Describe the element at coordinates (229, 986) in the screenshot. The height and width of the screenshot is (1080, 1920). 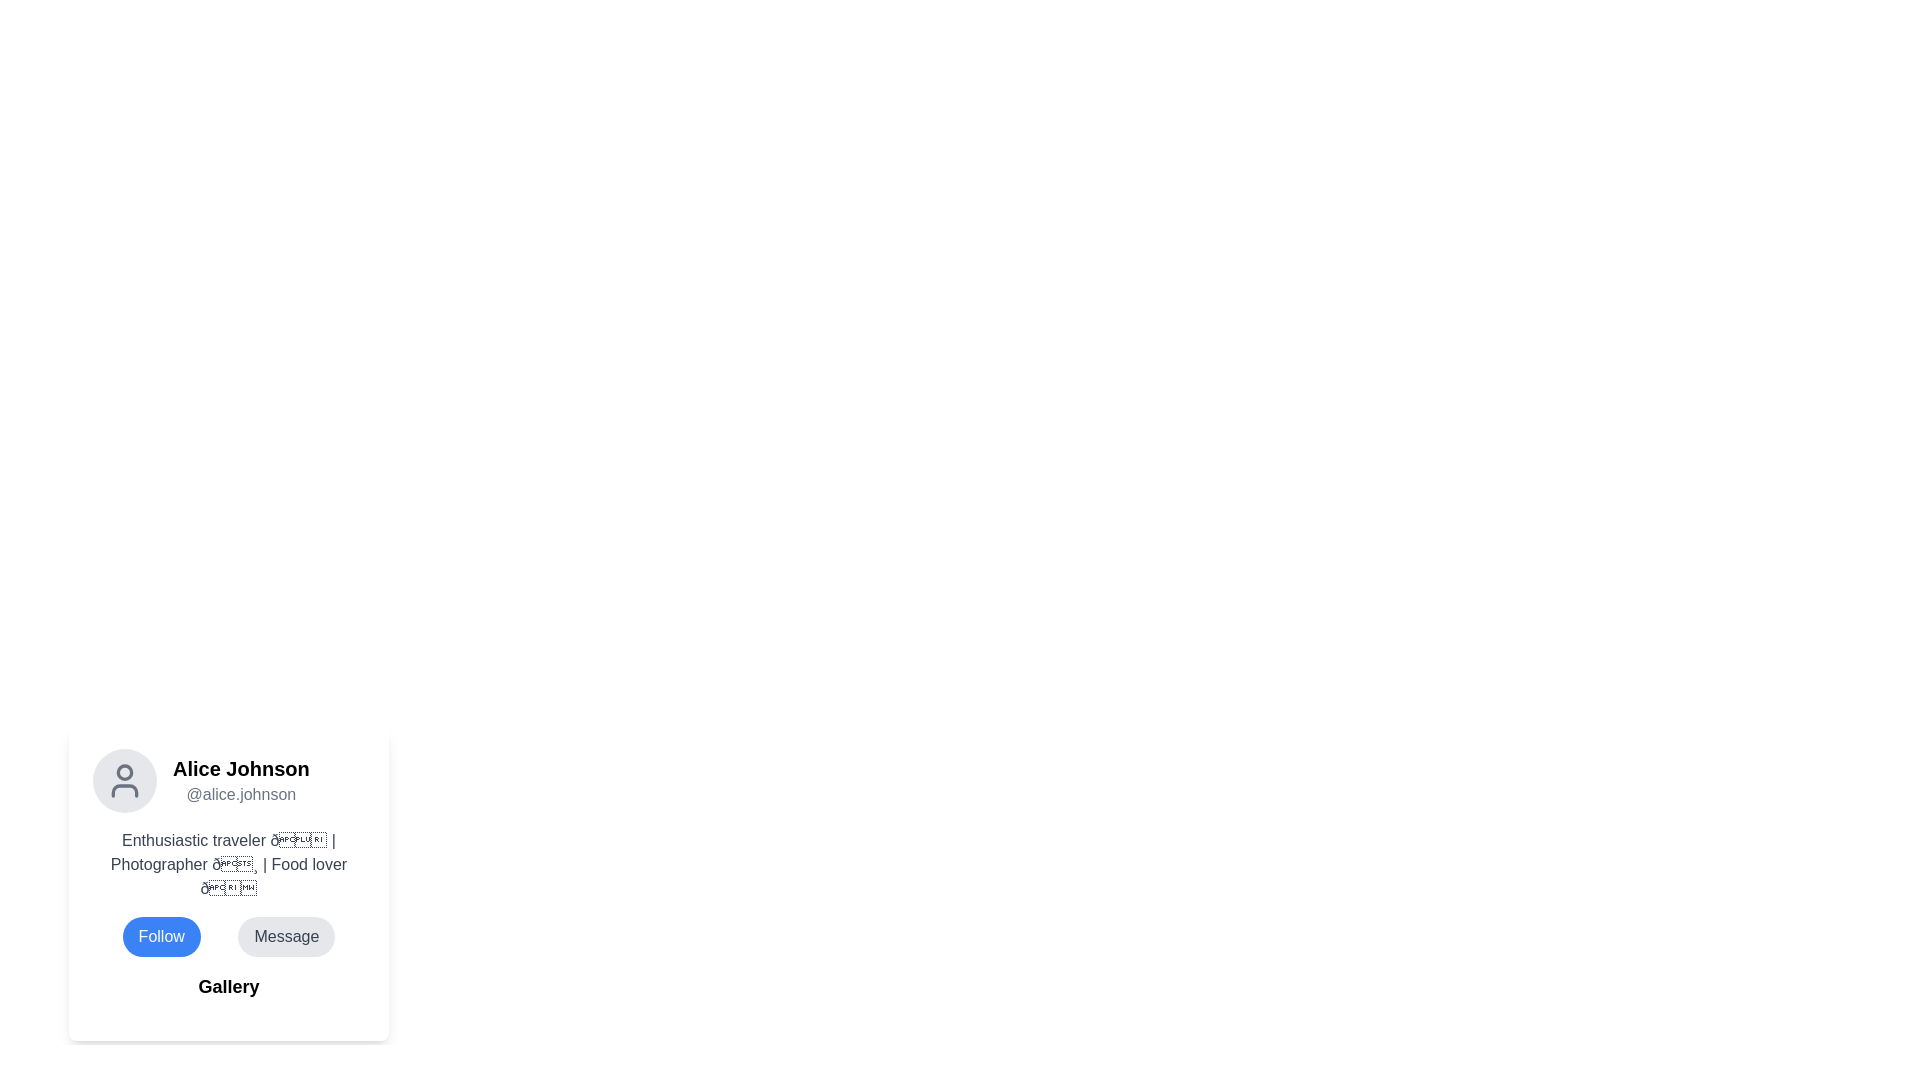
I see `the title text label in the gallery section located below the 'Follow' and 'Message' buttons, which serves as a heading for the gallery thumbnails` at that location.